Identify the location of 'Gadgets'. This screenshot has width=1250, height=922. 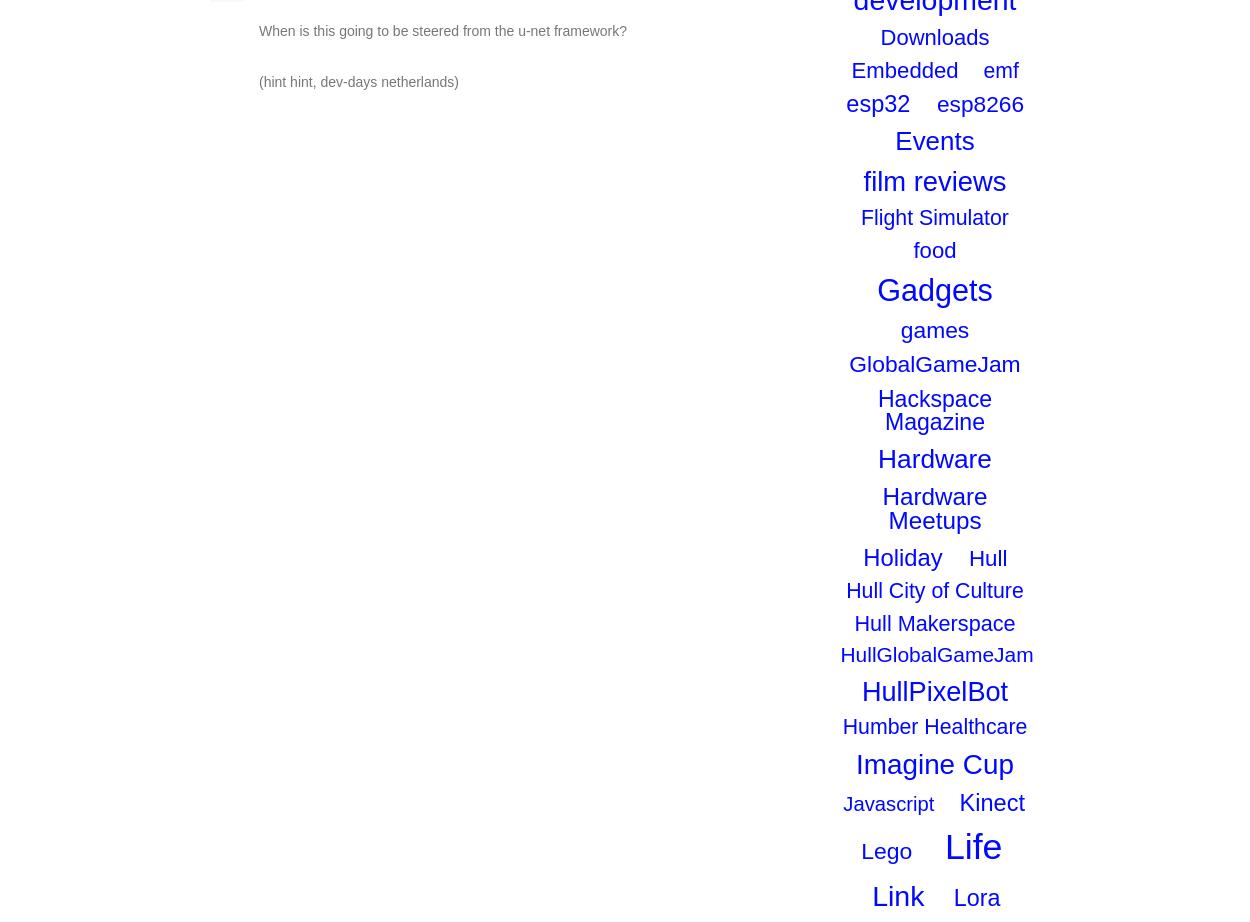
(877, 288).